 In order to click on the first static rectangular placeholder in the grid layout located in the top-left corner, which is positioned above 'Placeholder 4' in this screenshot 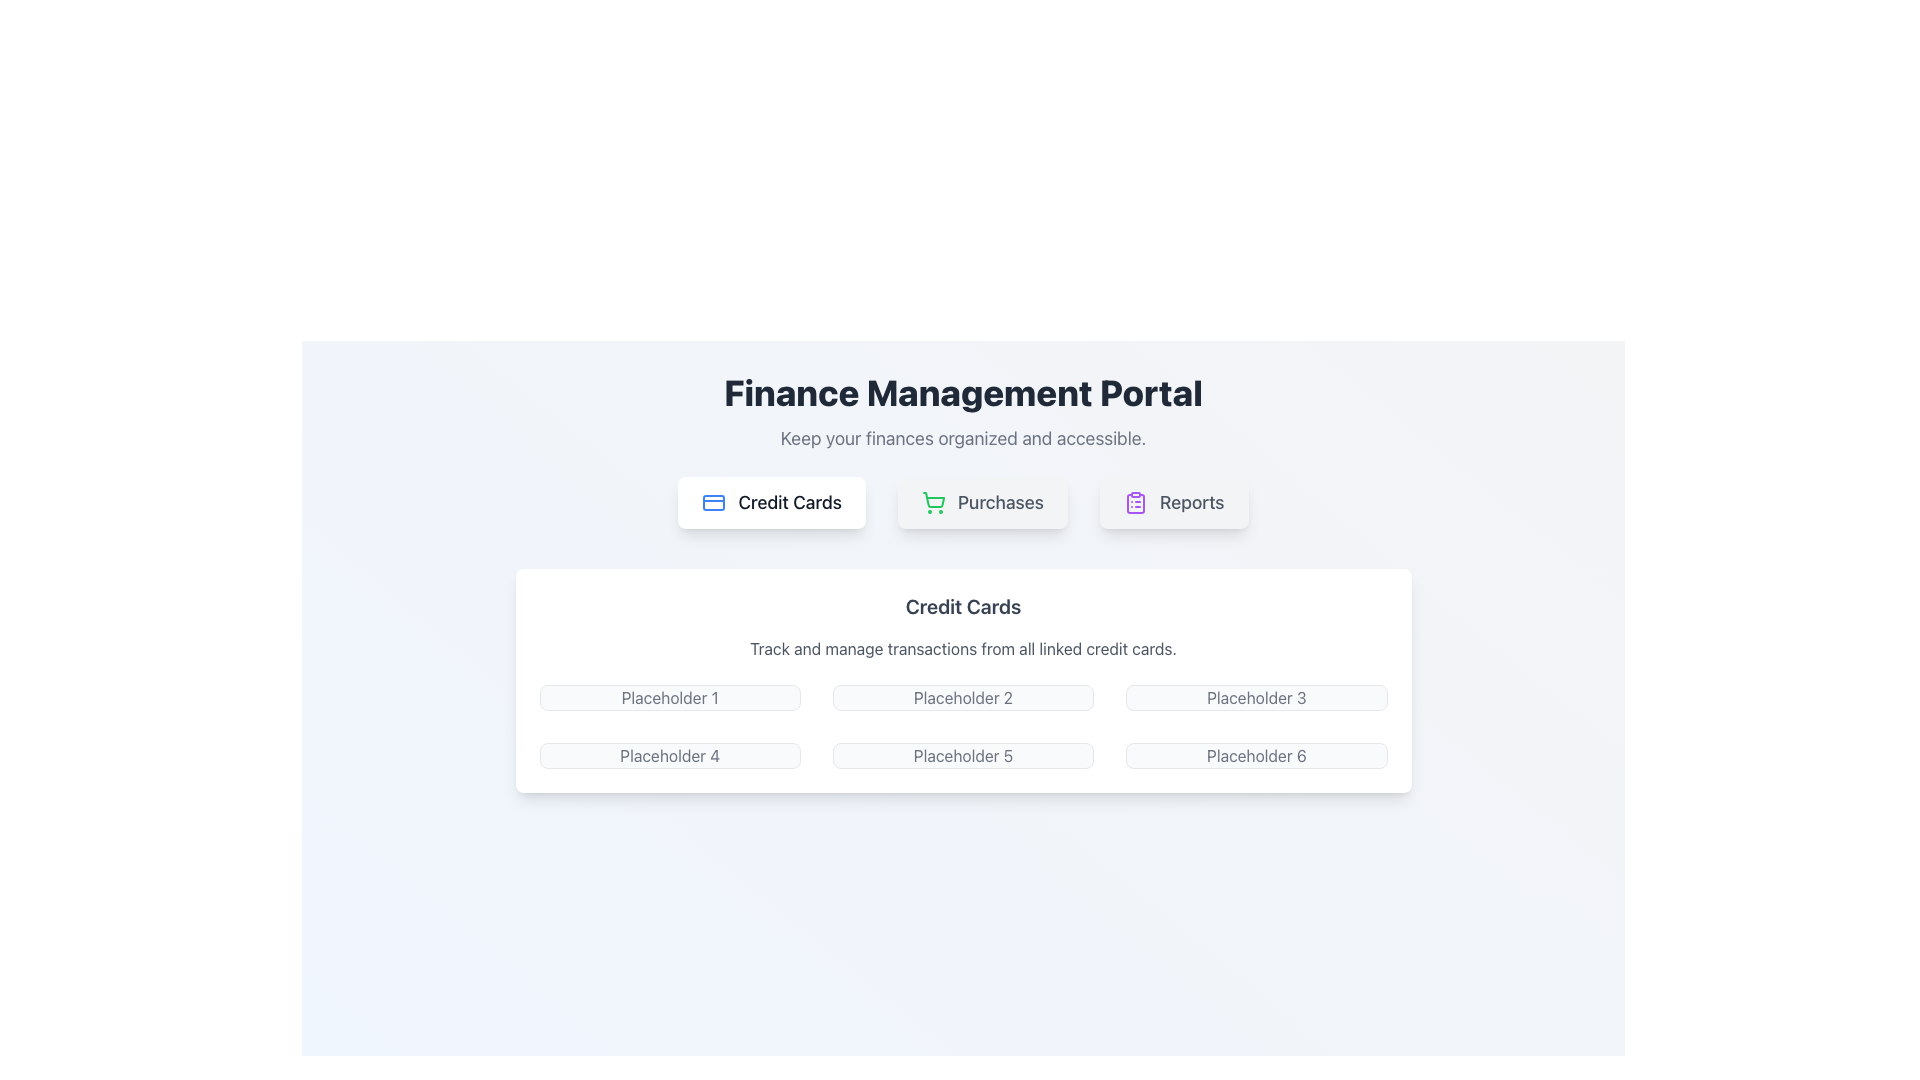, I will do `click(670, 697)`.